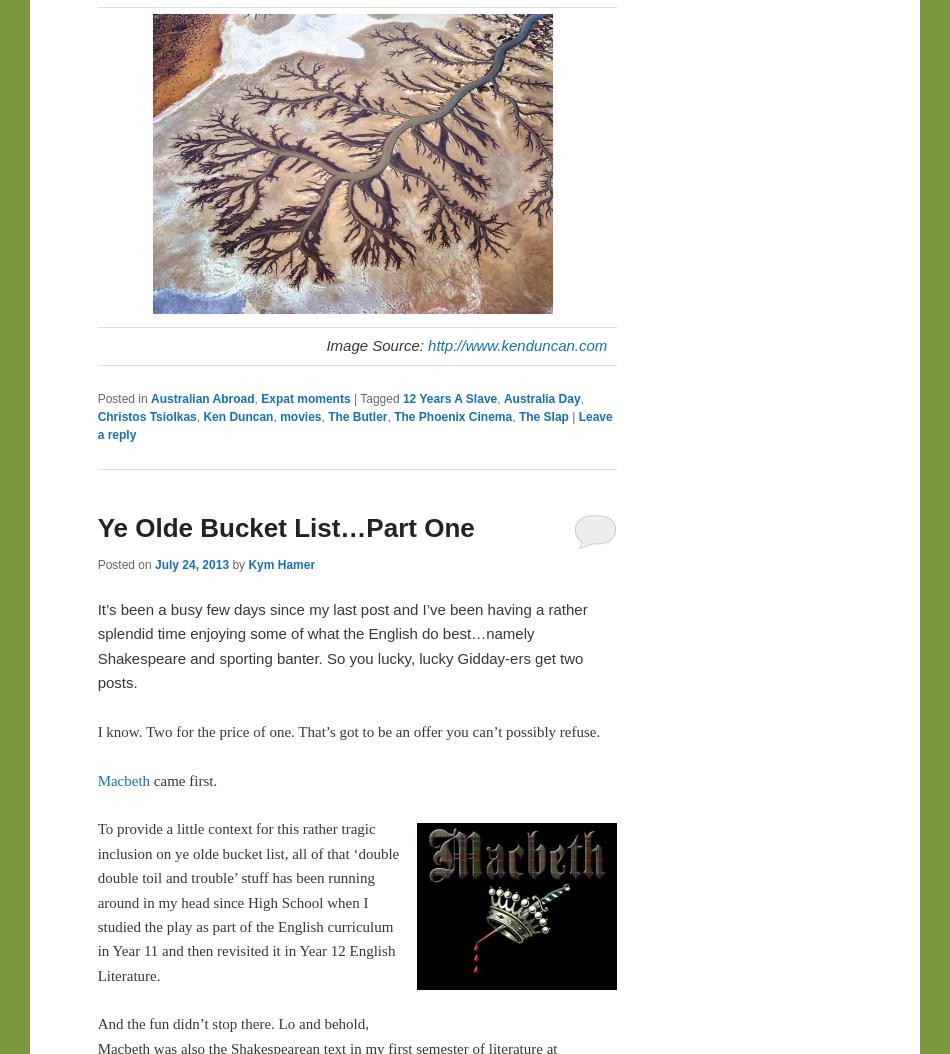 The height and width of the screenshot is (1054, 950). Describe the element at coordinates (202, 398) in the screenshot. I see `'Australian Abroad'` at that location.